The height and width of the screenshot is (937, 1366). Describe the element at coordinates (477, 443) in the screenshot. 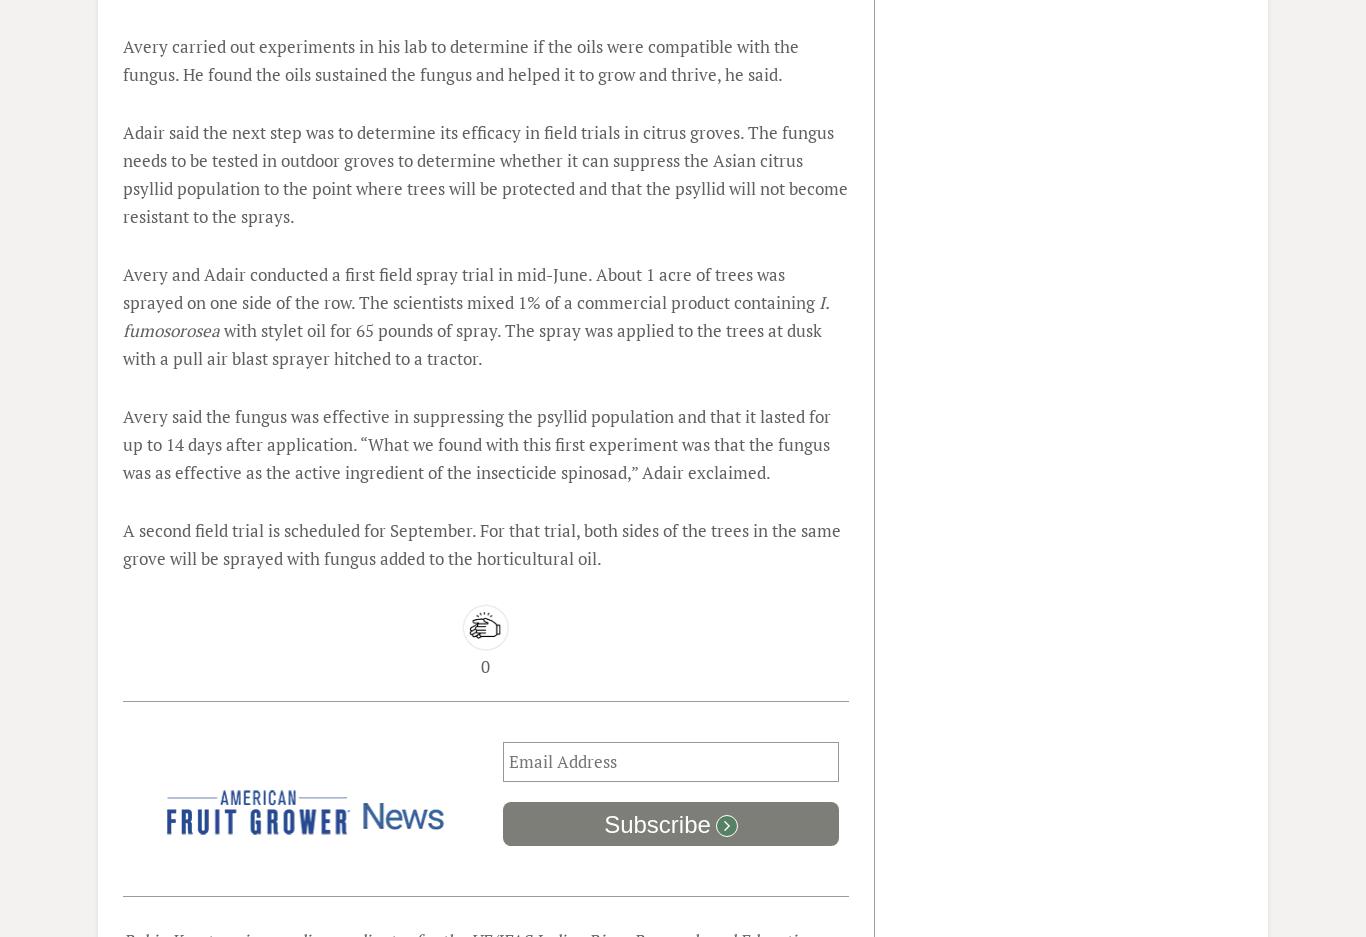

I see `'Avery said the fungus was effective in suppressing the psyllid population and that it lasted for up to 14 days after application. “What we found with this first experiment was that the fungus was as effective as the active ingredient of the insecticide spinosad,” Adair exclaimed.'` at that location.